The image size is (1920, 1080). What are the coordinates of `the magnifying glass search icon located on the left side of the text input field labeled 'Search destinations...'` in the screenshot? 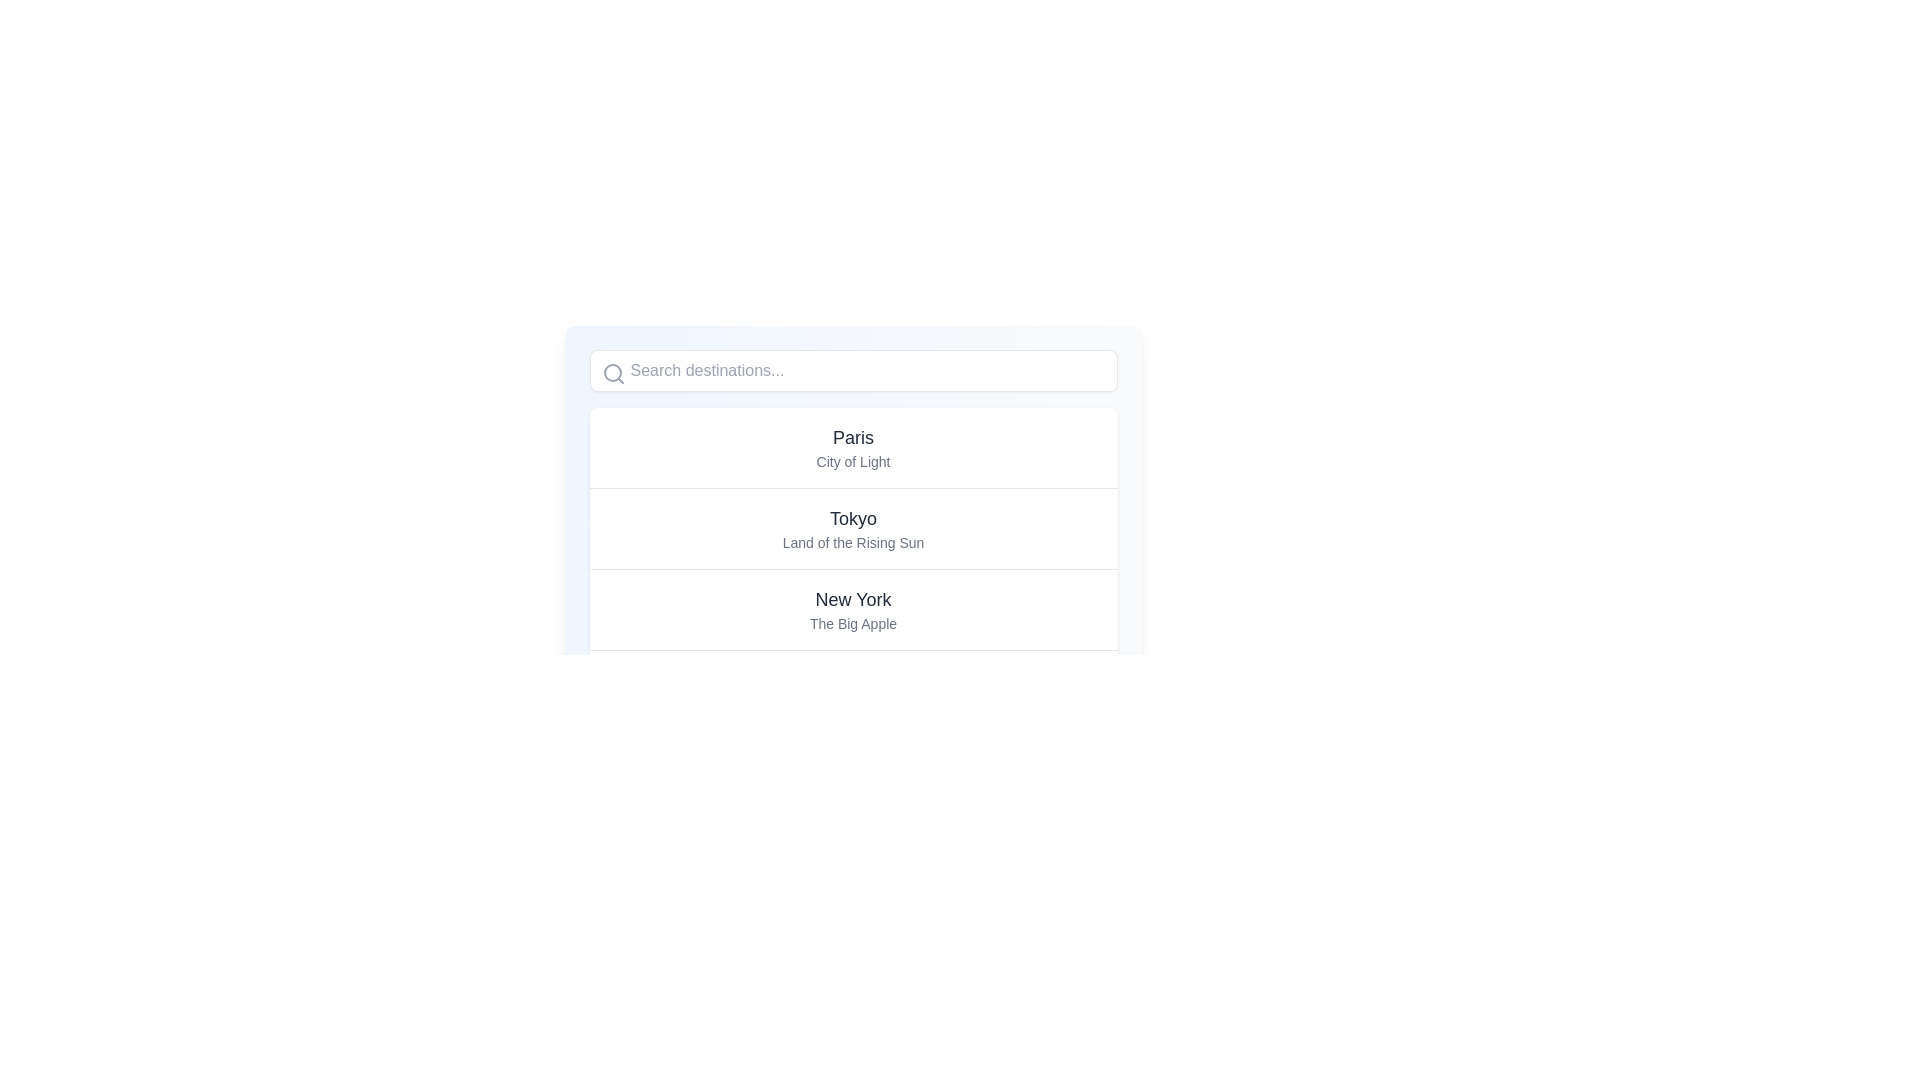 It's located at (612, 374).